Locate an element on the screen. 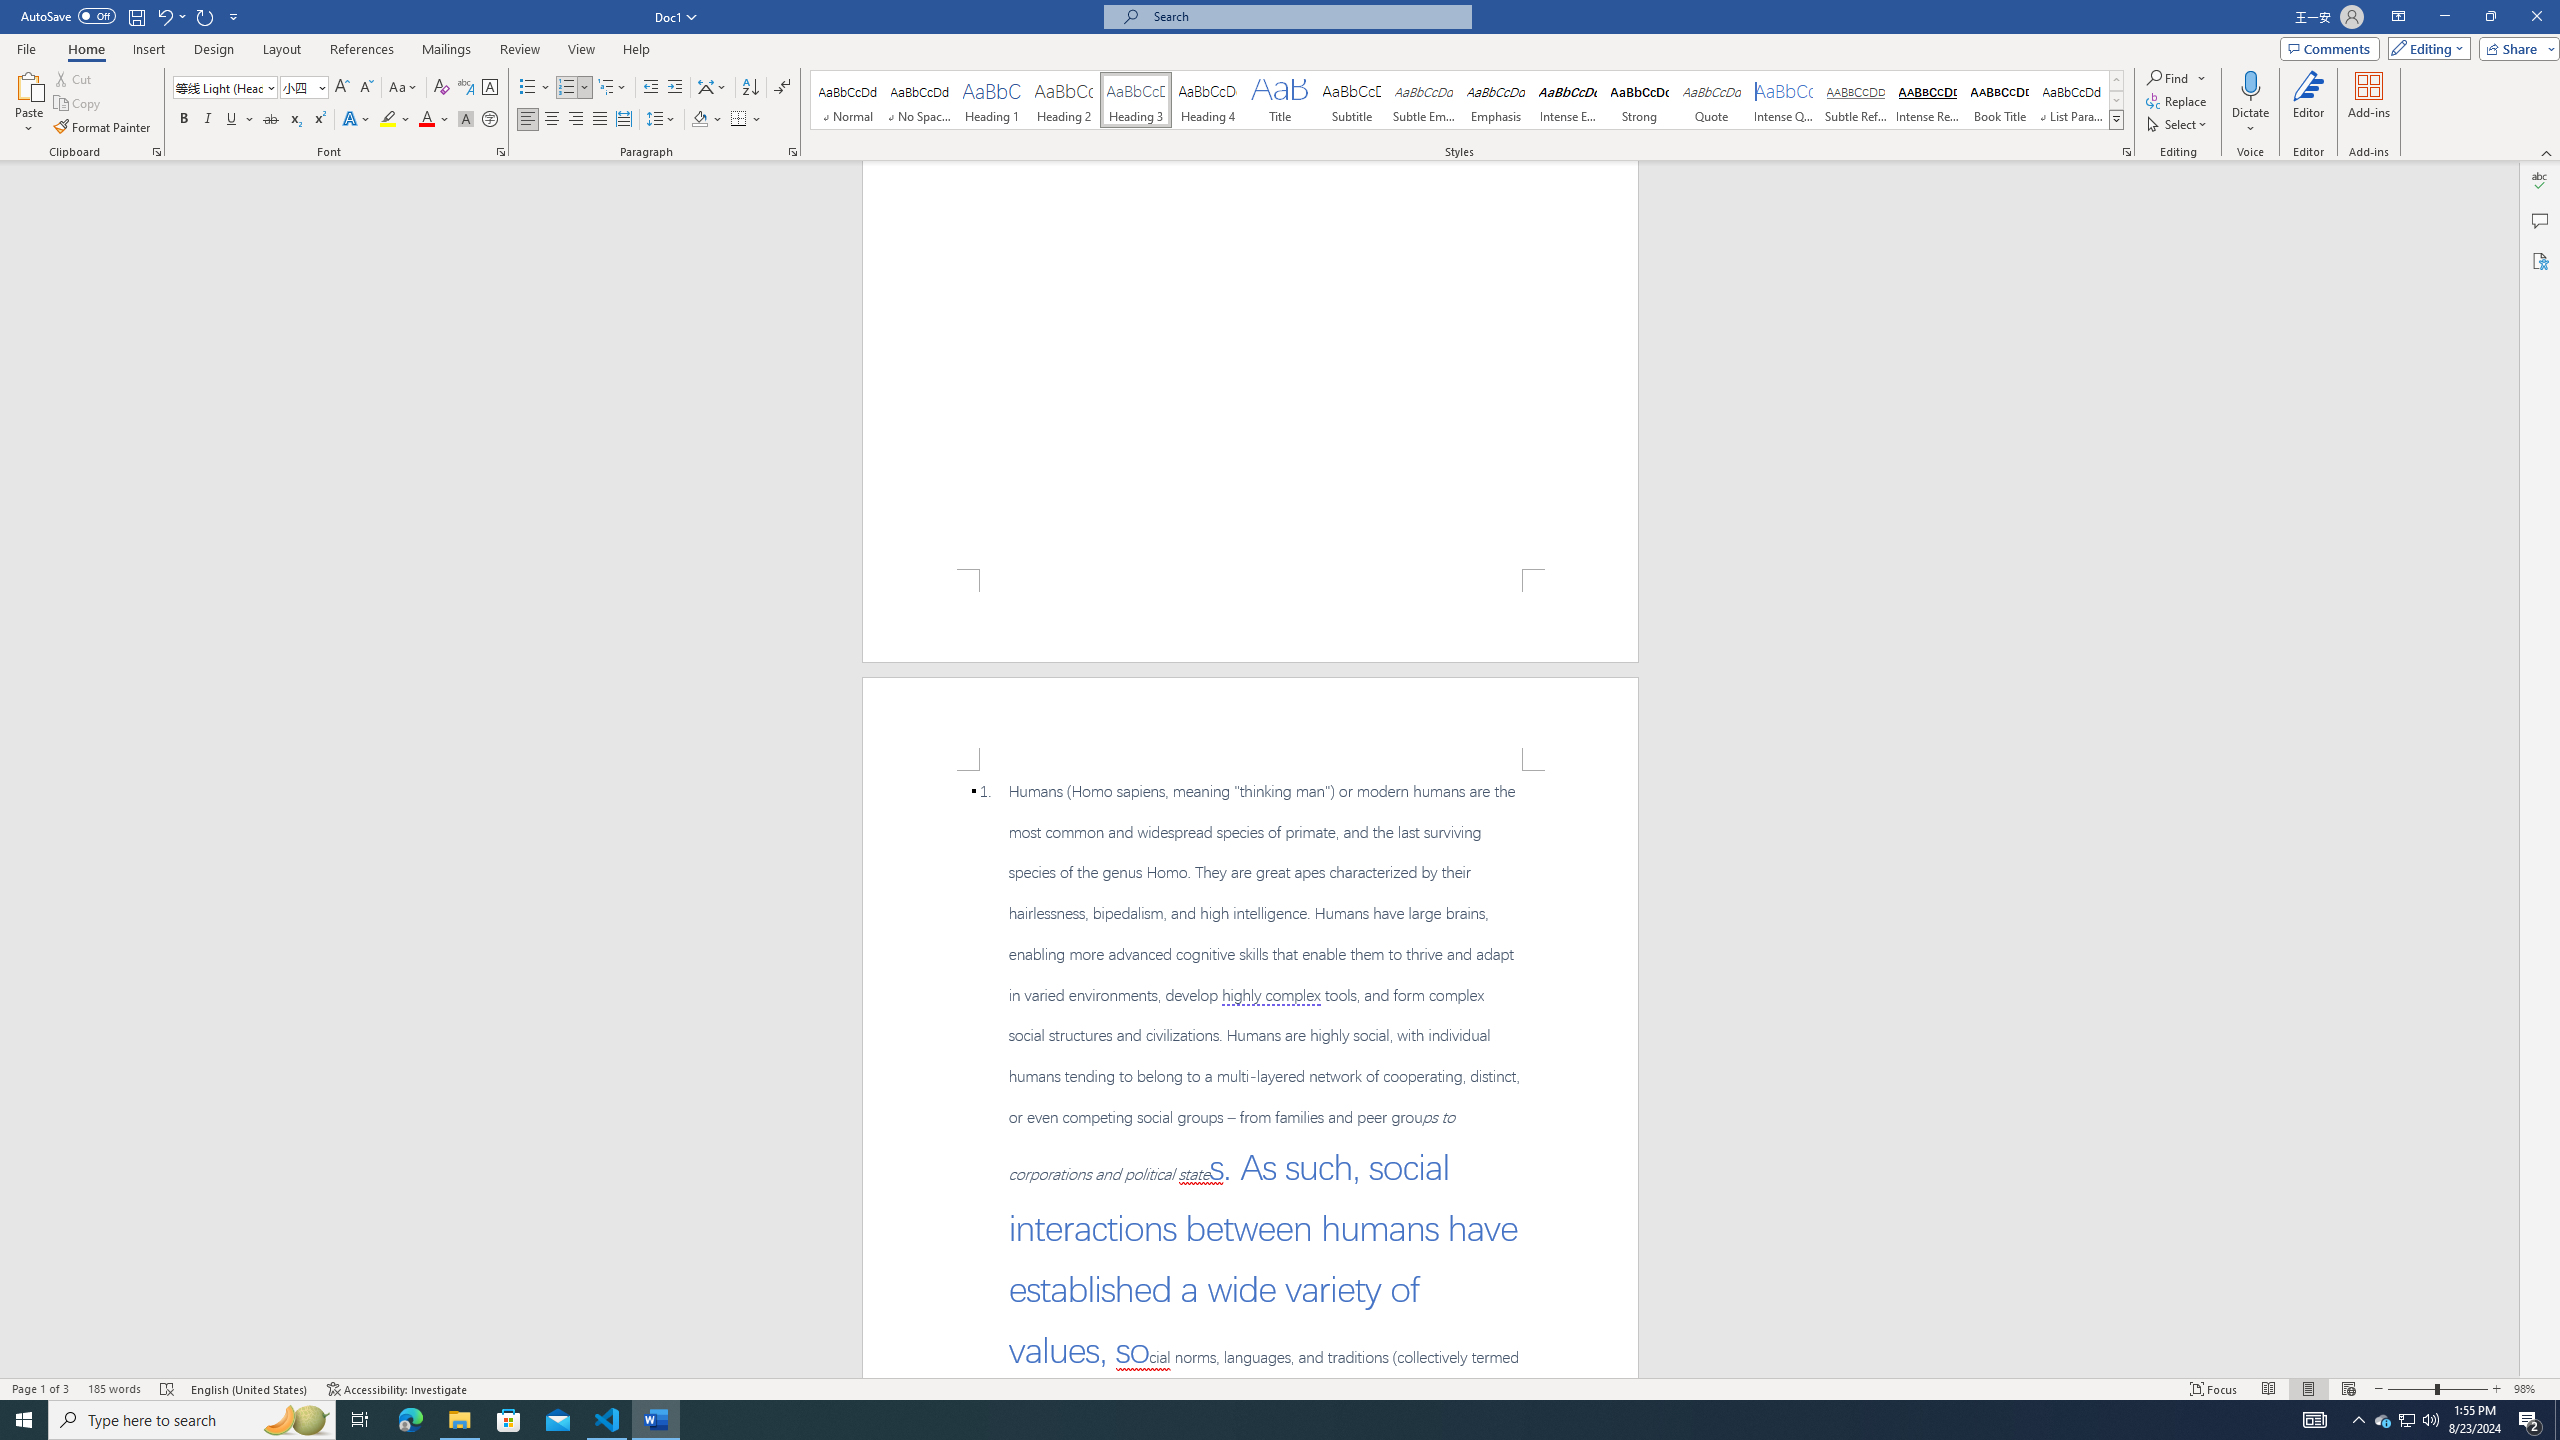 Image resolution: width=2560 pixels, height=1440 pixels. 'Book Title' is located at coordinates (1998, 99).